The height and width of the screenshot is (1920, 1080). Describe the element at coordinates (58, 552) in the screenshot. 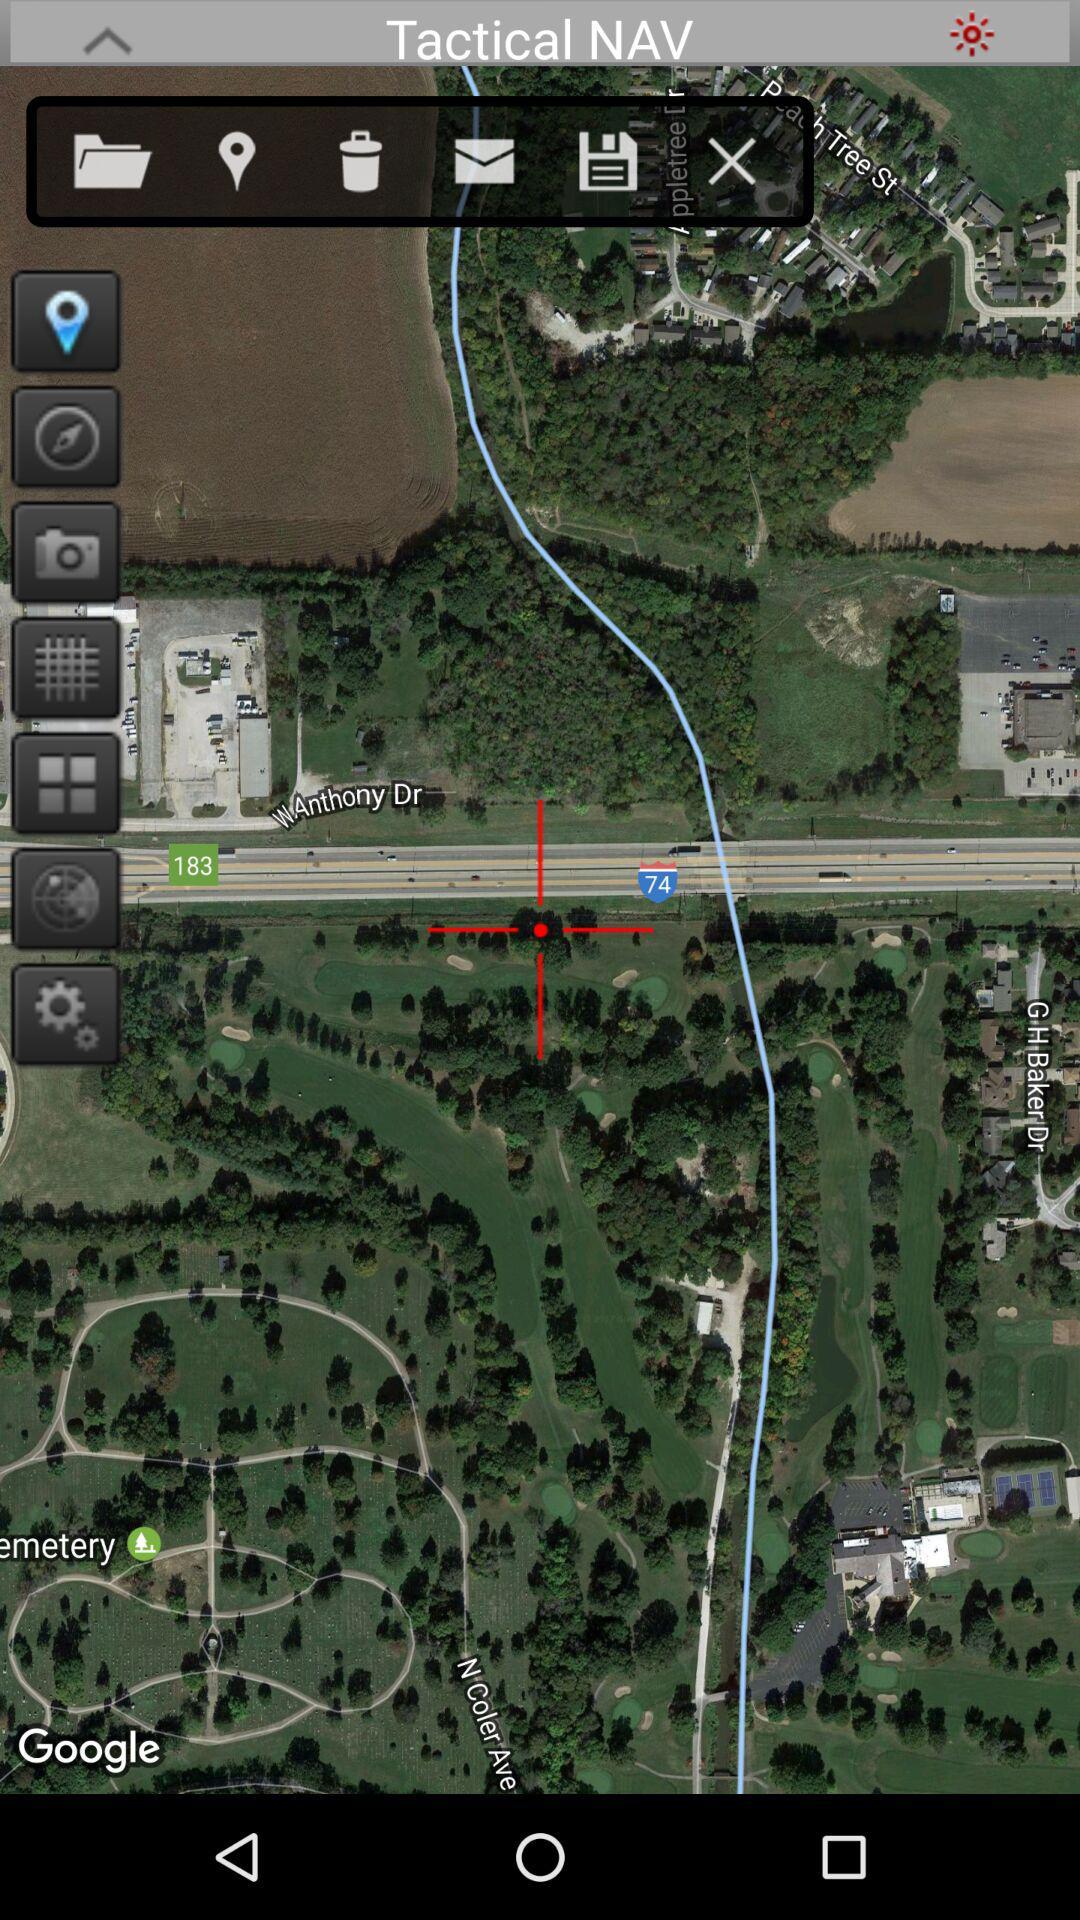

I see `take a picture` at that location.